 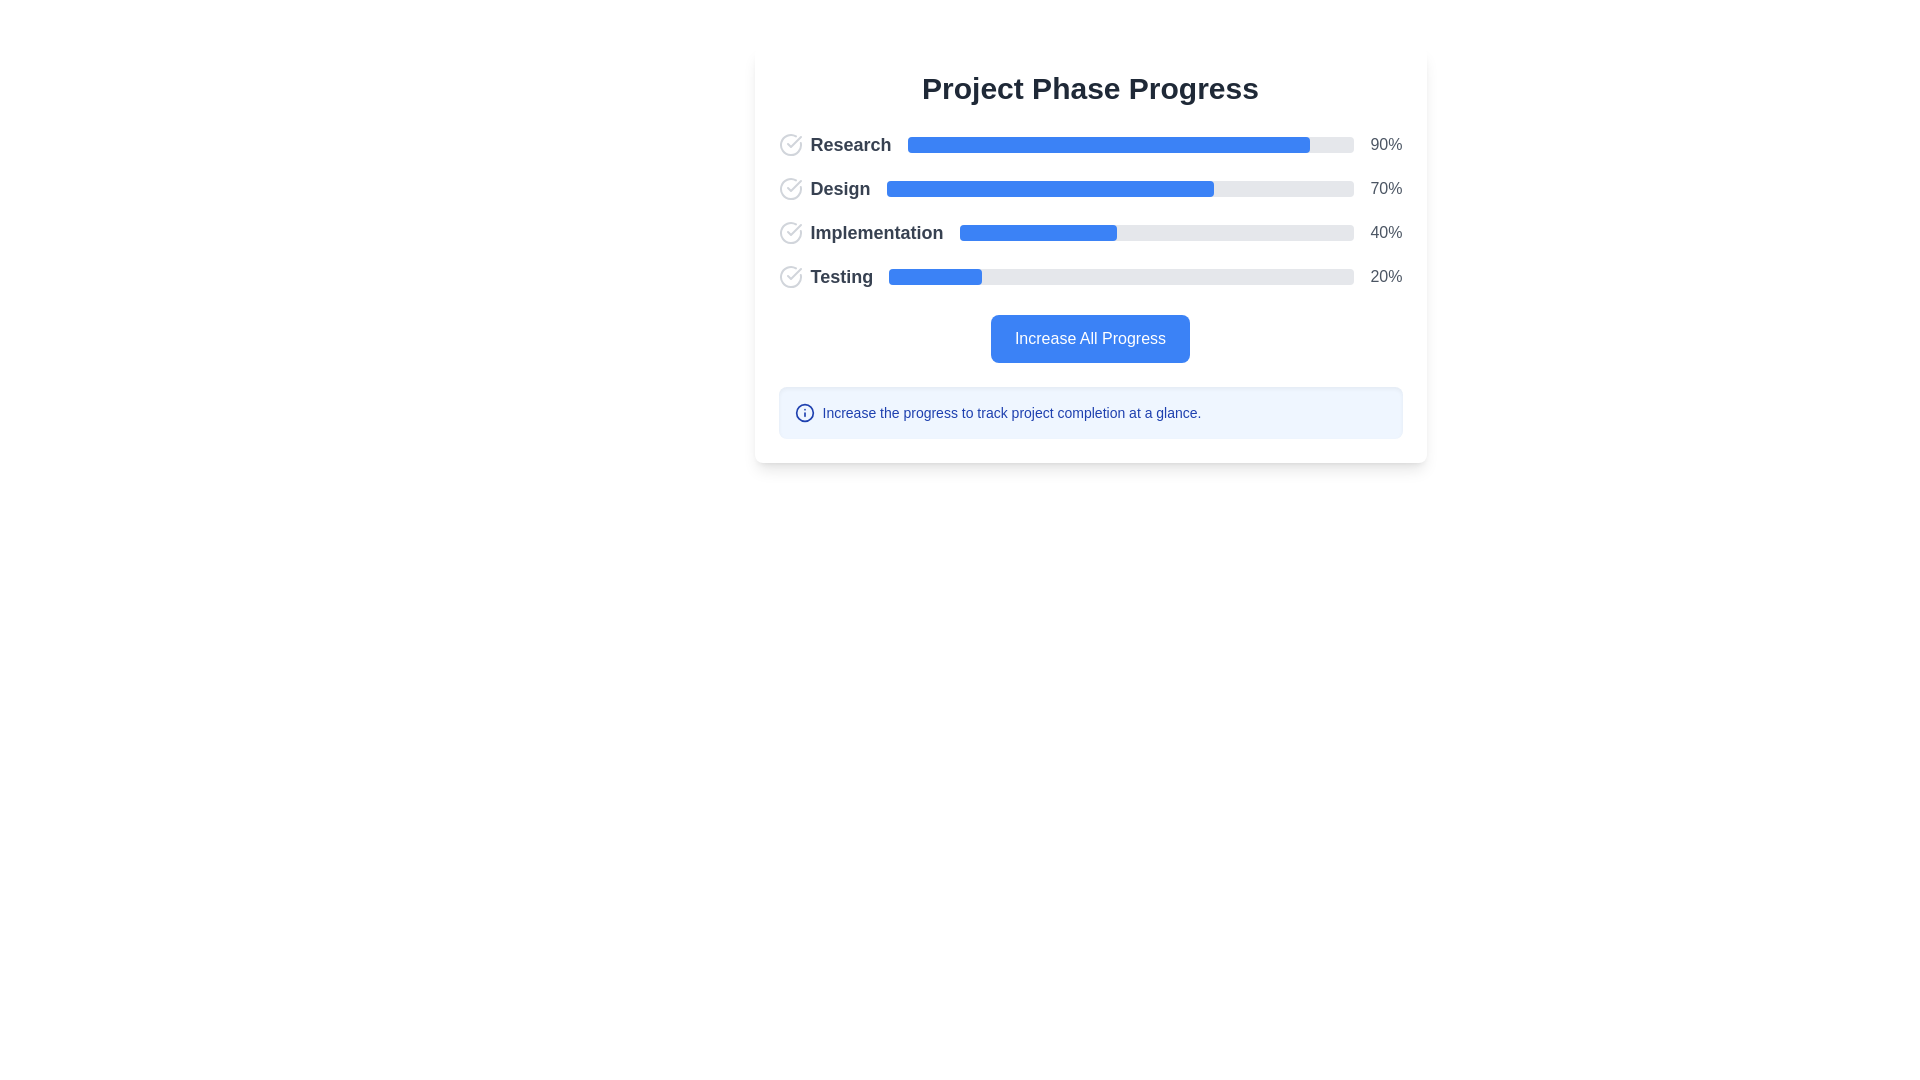 What do you see at coordinates (934, 277) in the screenshot?
I see `the Progress Indicator that visually represents the 20% completion of the 'Testing' phase in the 'Project Phase Progress' list` at bounding box center [934, 277].